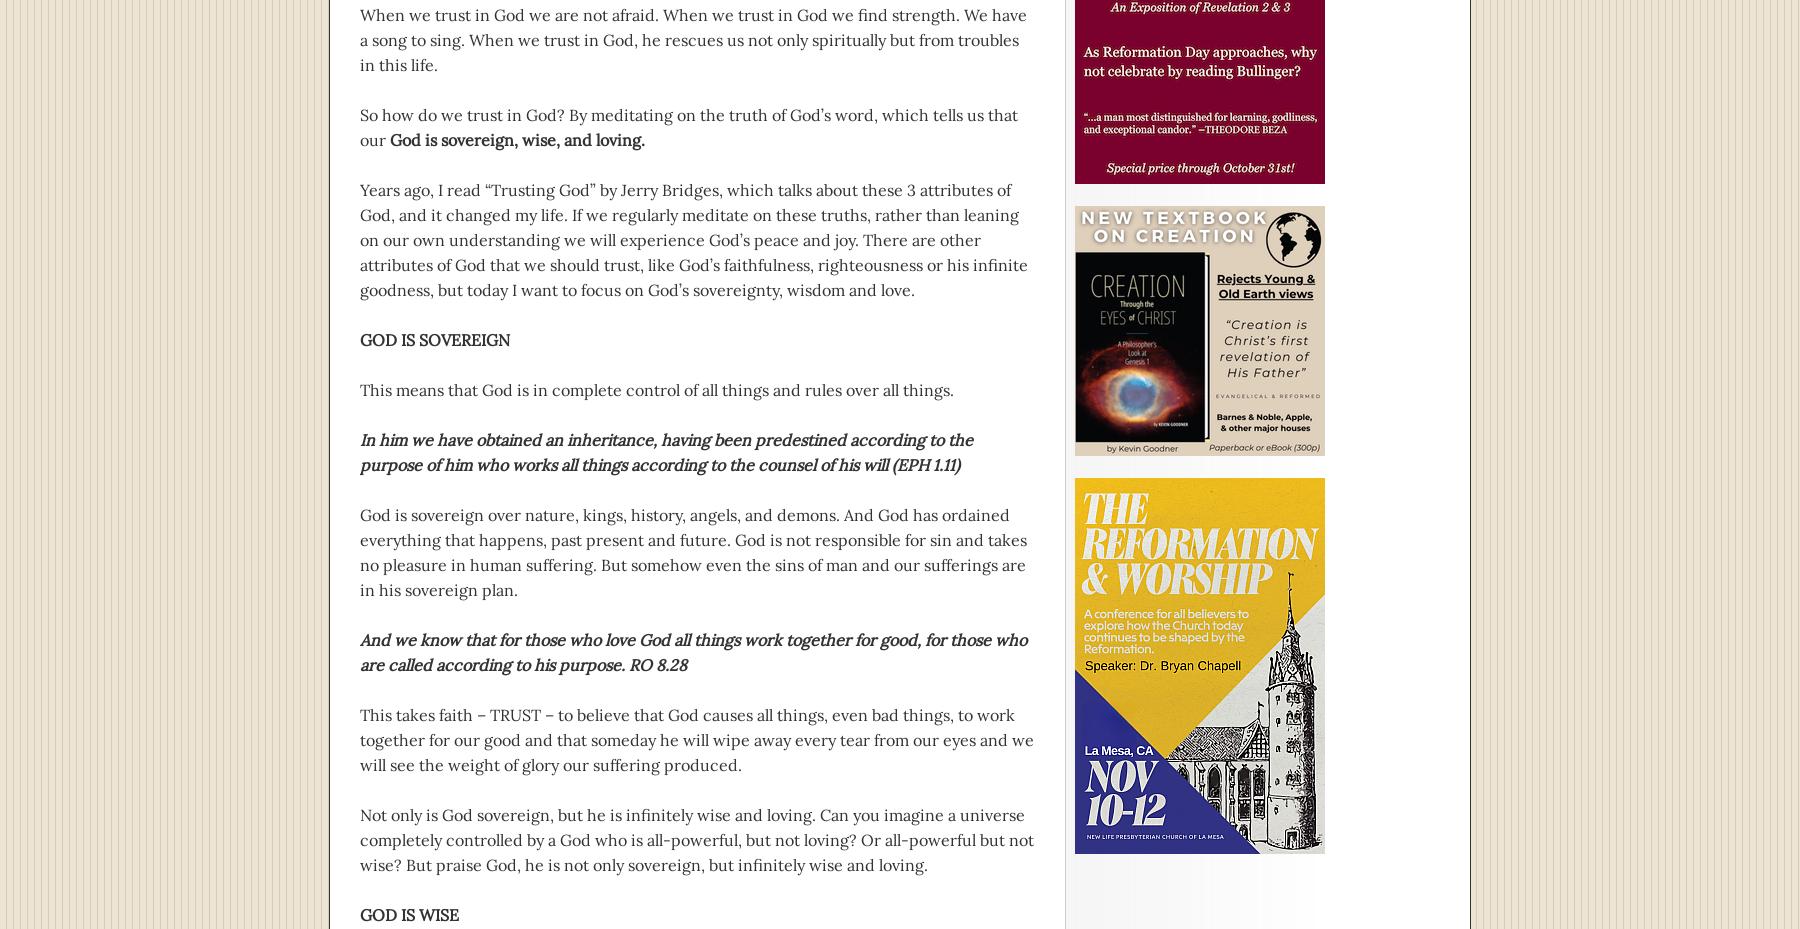  What do you see at coordinates (692, 39) in the screenshot?
I see `'When we trust in God we are not afraid. When we trust in God we find strength. We have a song to sing. When we trust in God, he rescues us not only spiritually but from troubles in this life.'` at bounding box center [692, 39].